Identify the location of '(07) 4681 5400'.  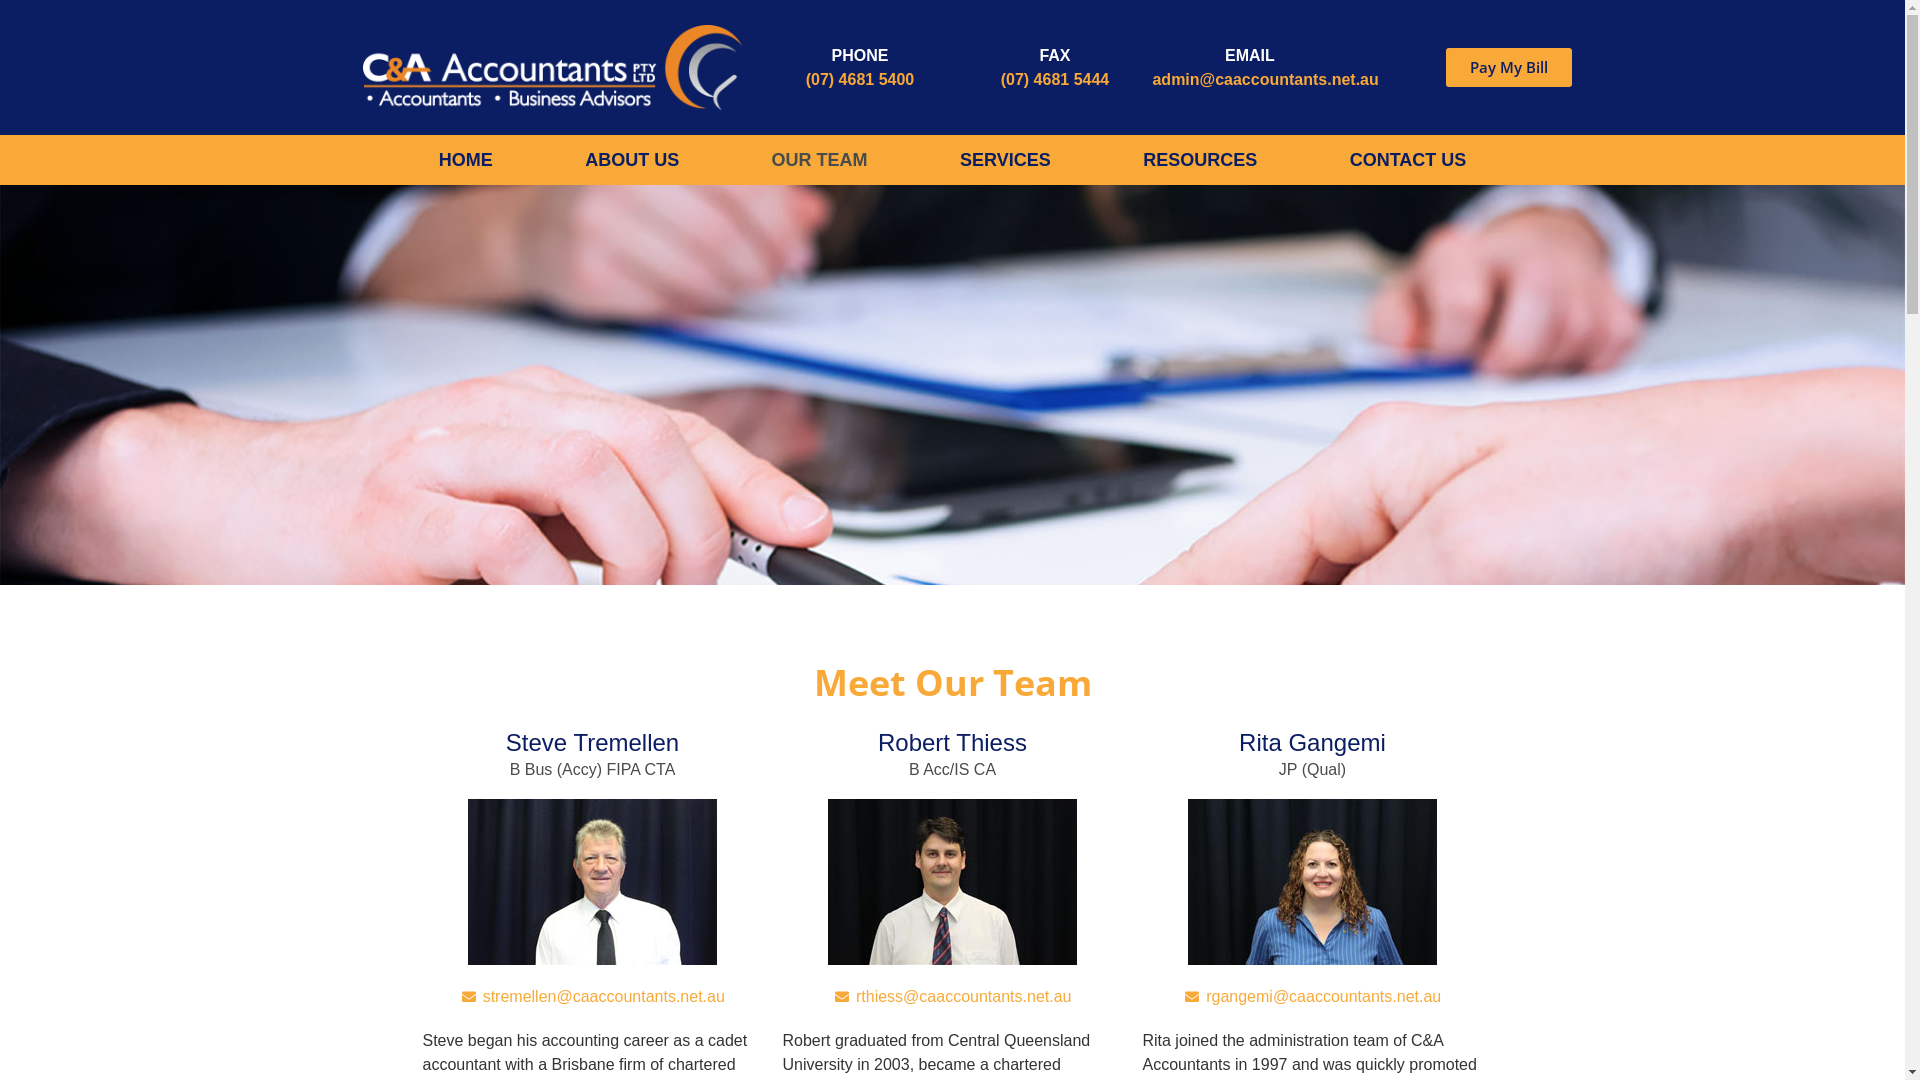
(860, 78).